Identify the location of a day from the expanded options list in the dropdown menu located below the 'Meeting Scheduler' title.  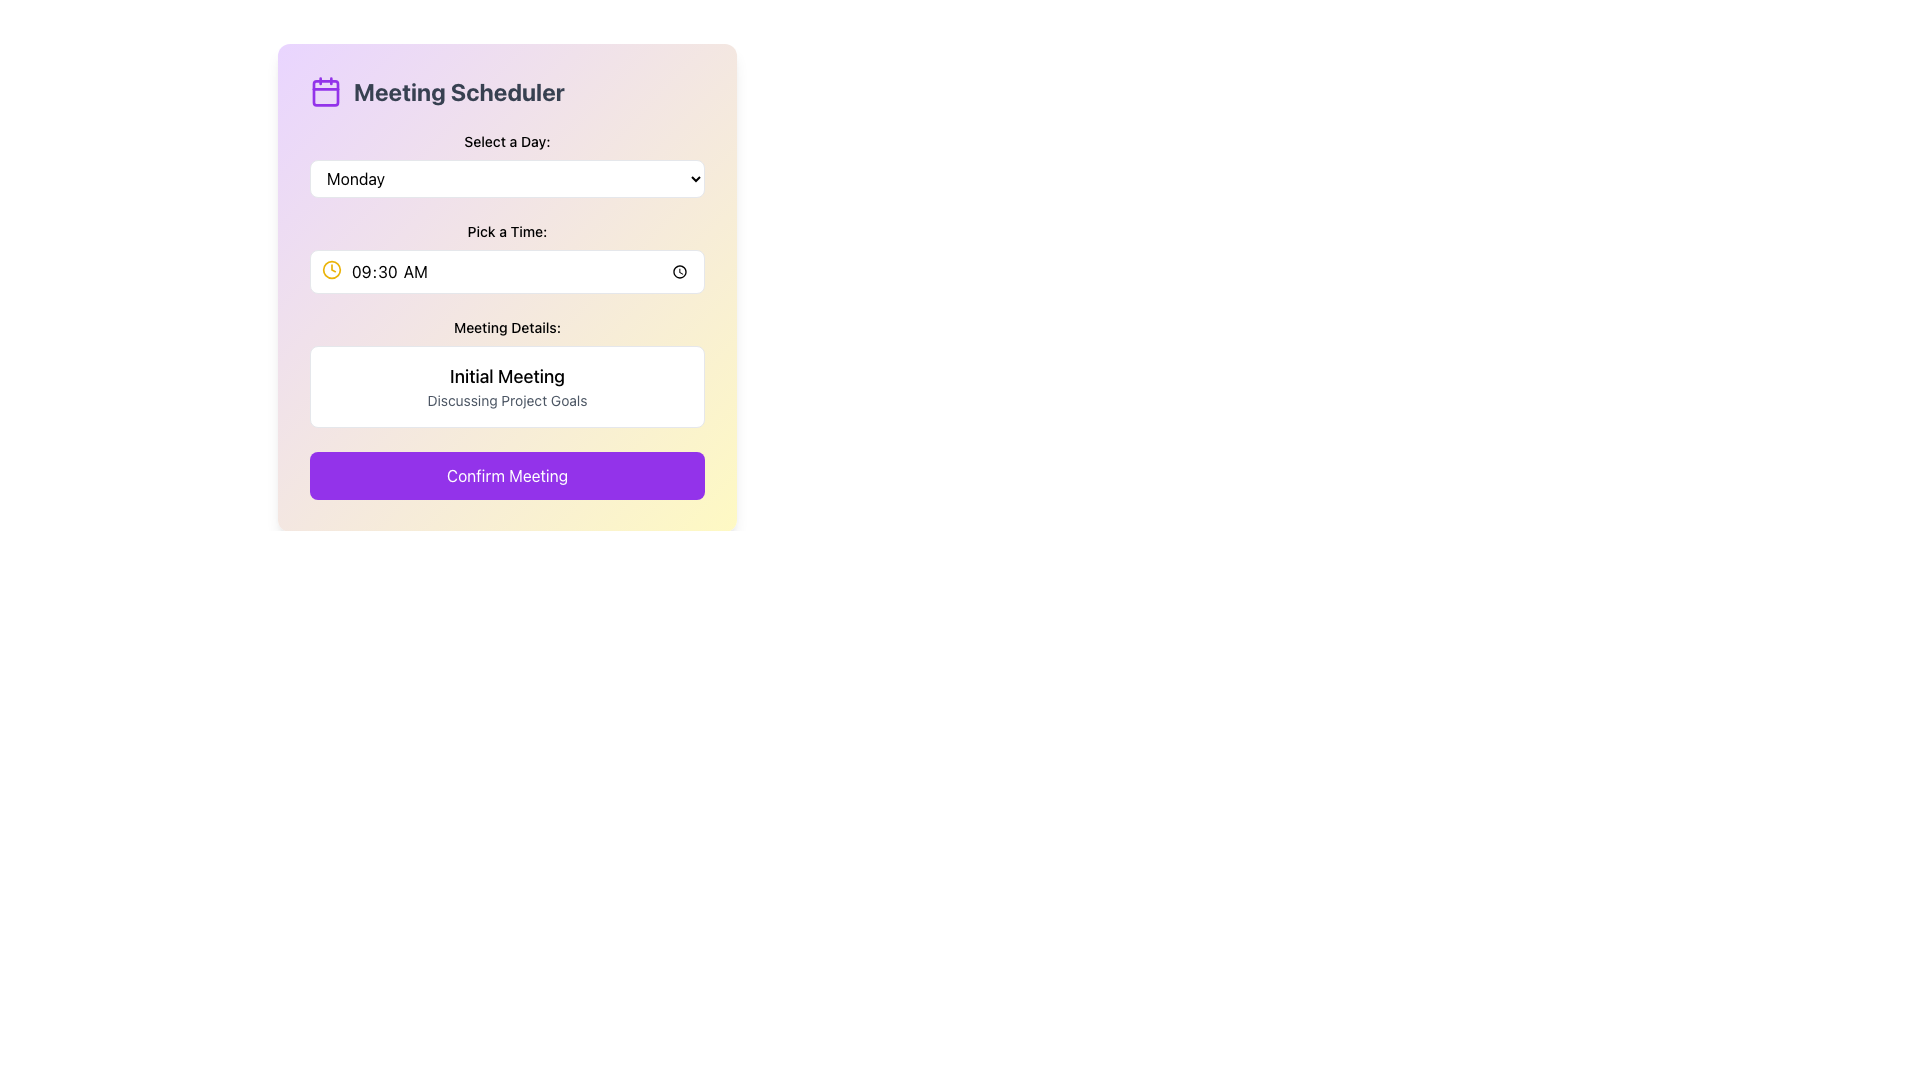
(507, 164).